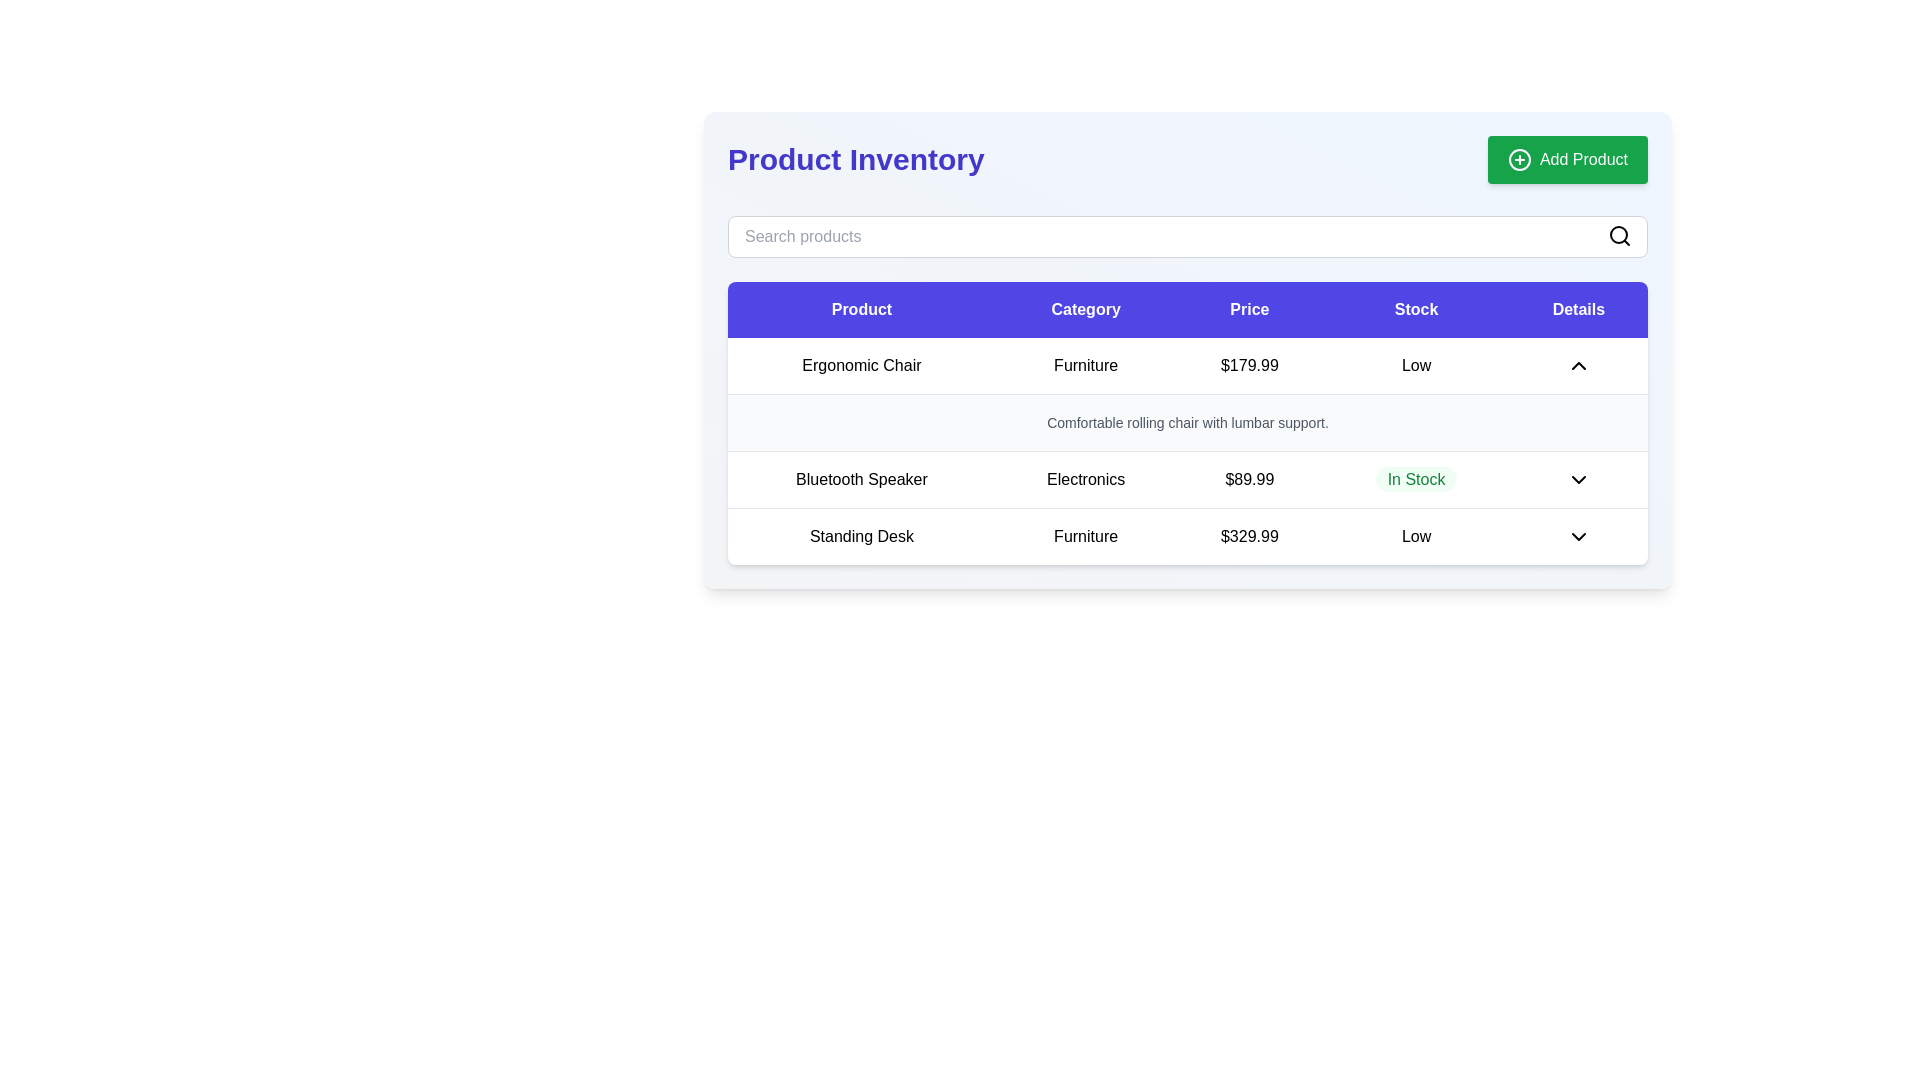 Image resolution: width=1920 pixels, height=1080 pixels. Describe the element at coordinates (1577, 366) in the screenshot. I see `within the 'Details' column button for the 'Ergonomic Chair' entry` at that location.